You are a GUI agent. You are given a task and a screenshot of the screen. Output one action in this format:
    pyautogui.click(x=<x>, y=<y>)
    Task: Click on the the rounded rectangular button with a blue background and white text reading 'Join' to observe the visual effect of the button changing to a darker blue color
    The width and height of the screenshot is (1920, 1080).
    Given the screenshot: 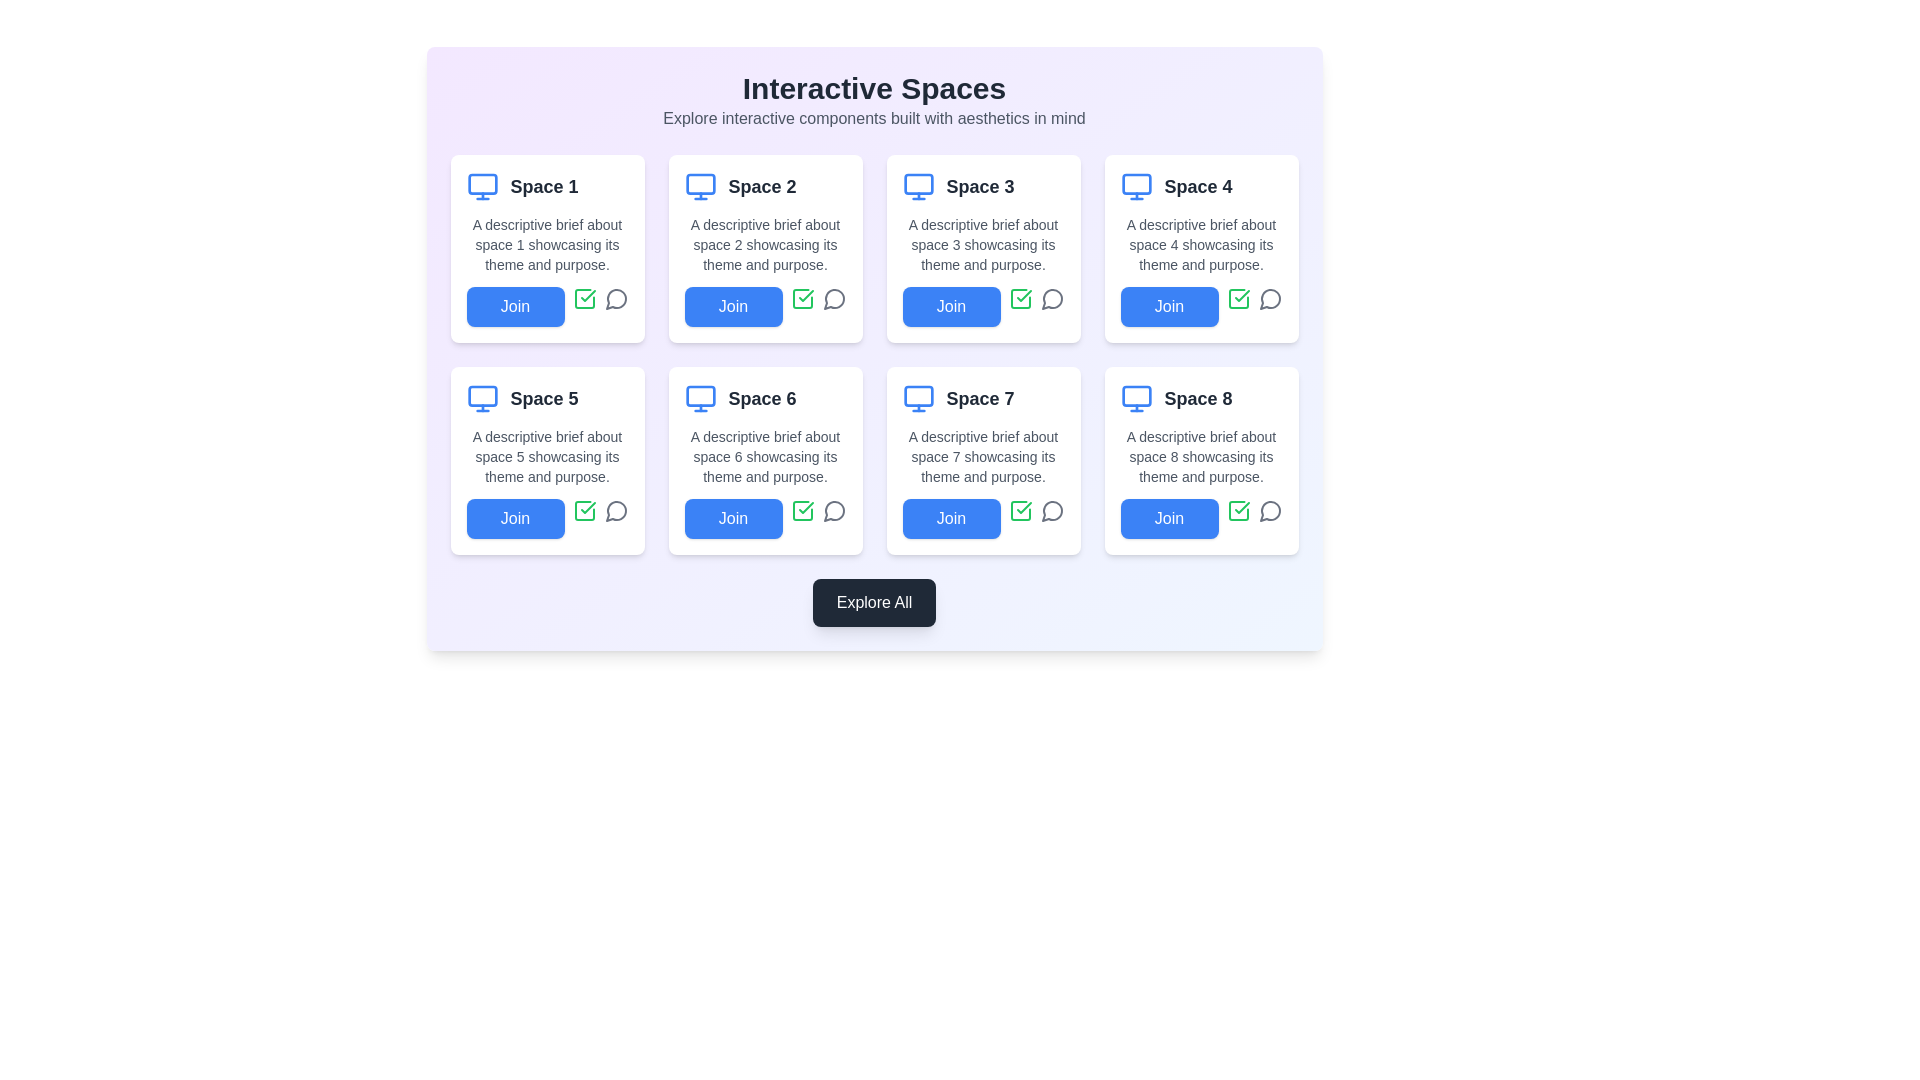 What is the action you would take?
    pyautogui.click(x=1169, y=307)
    